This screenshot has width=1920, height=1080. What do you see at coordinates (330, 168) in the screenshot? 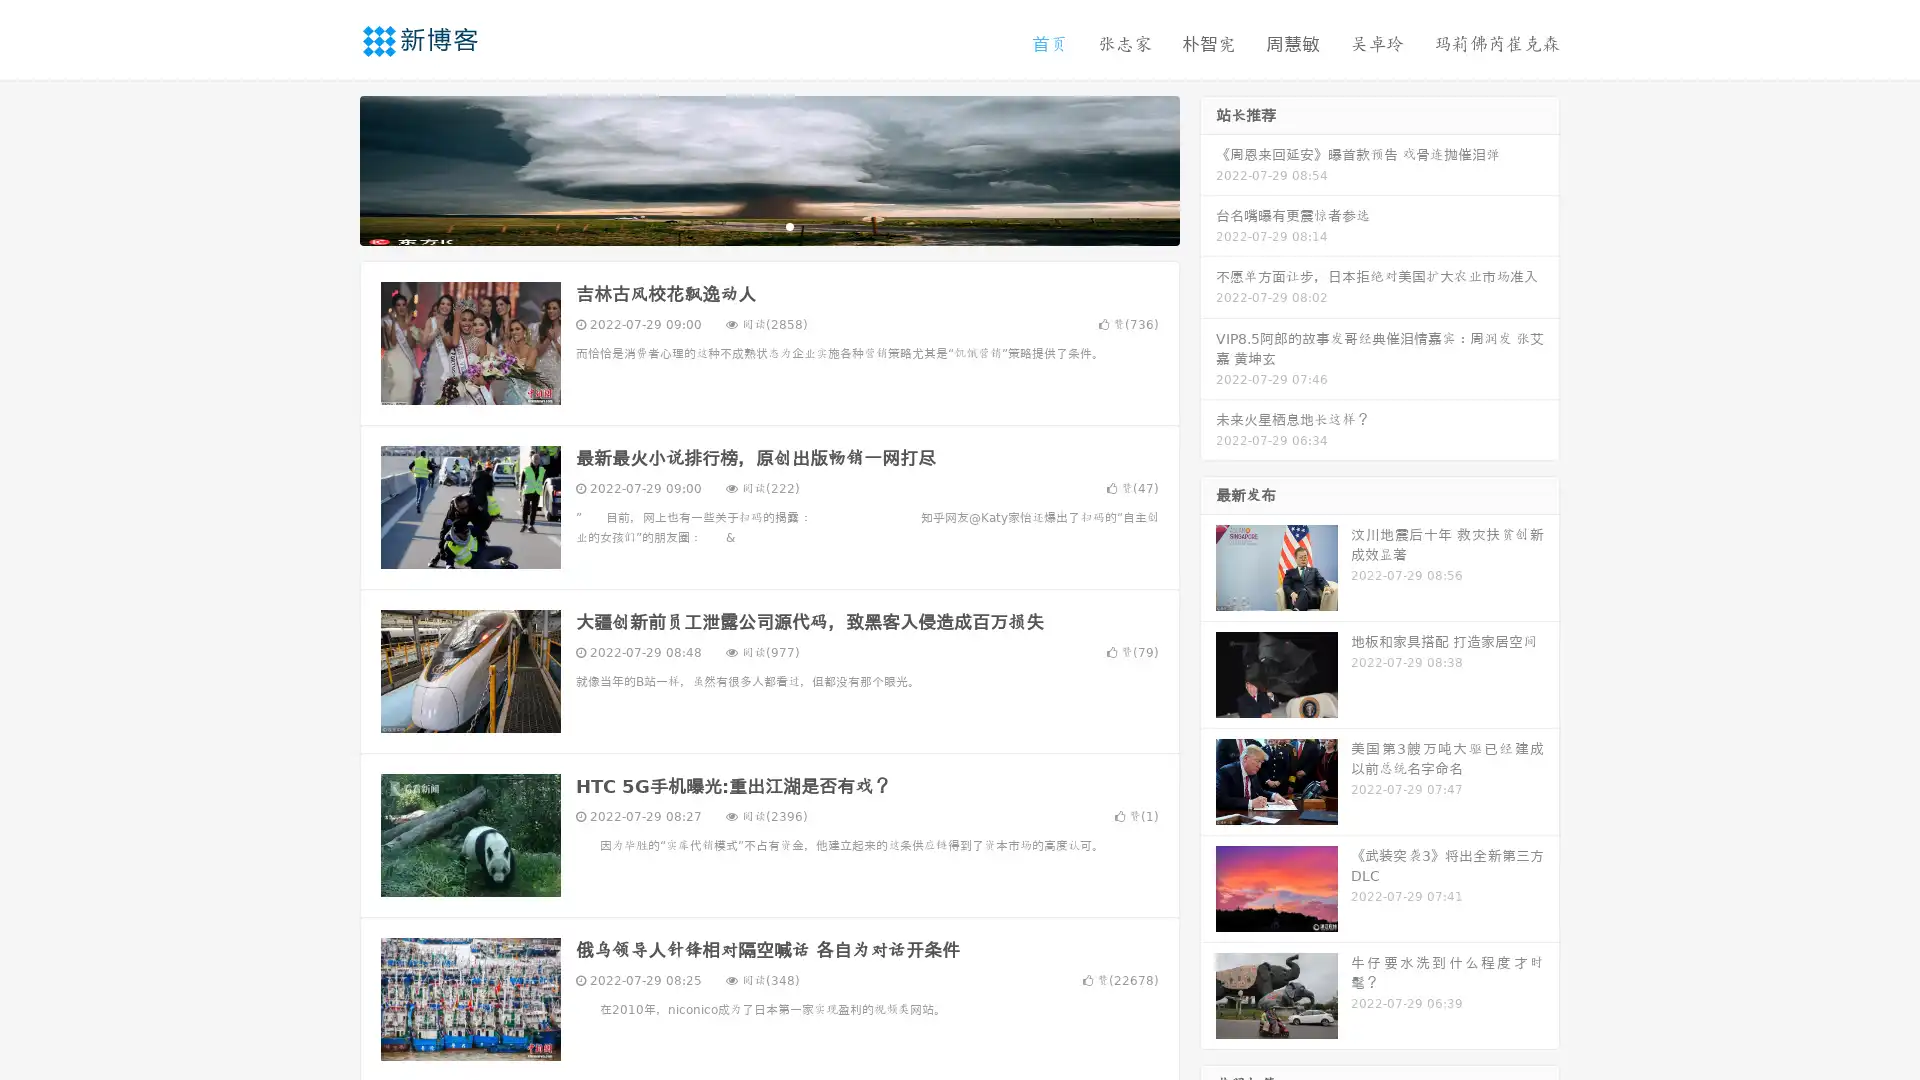
I see `Previous slide` at bounding box center [330, 168].